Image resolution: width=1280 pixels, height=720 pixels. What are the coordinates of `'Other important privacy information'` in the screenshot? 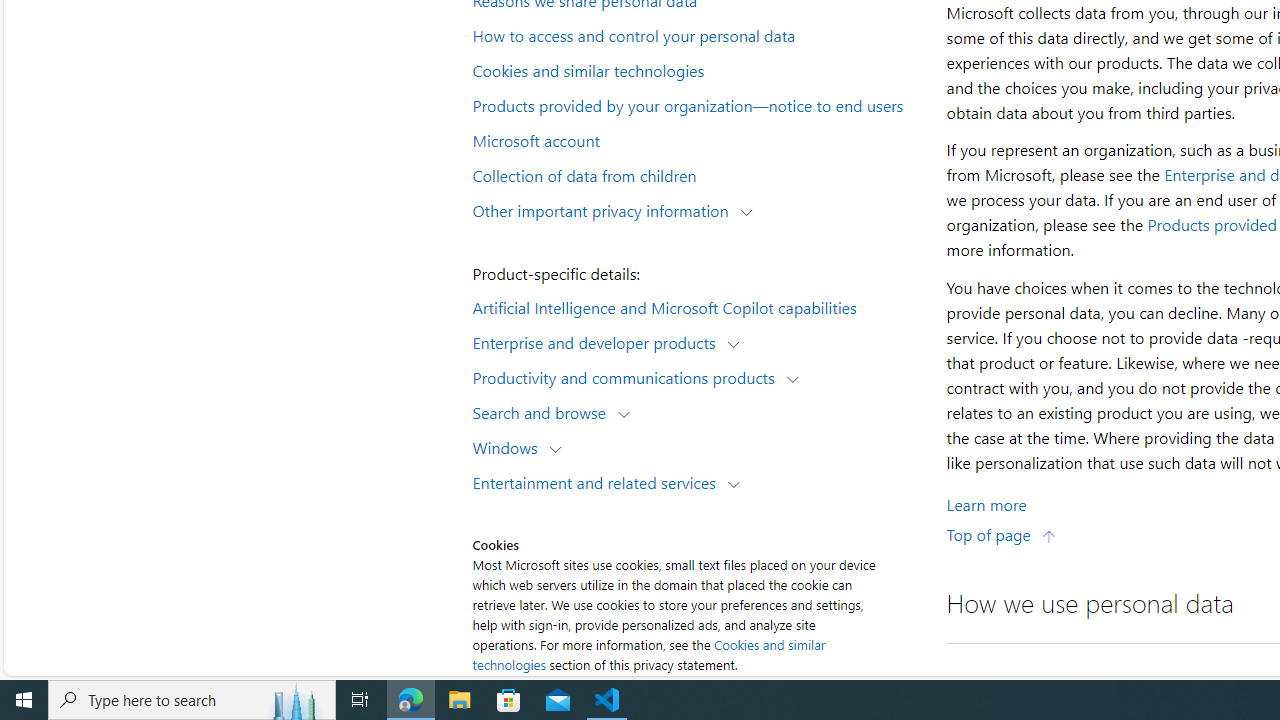 It's located at (604, 209).